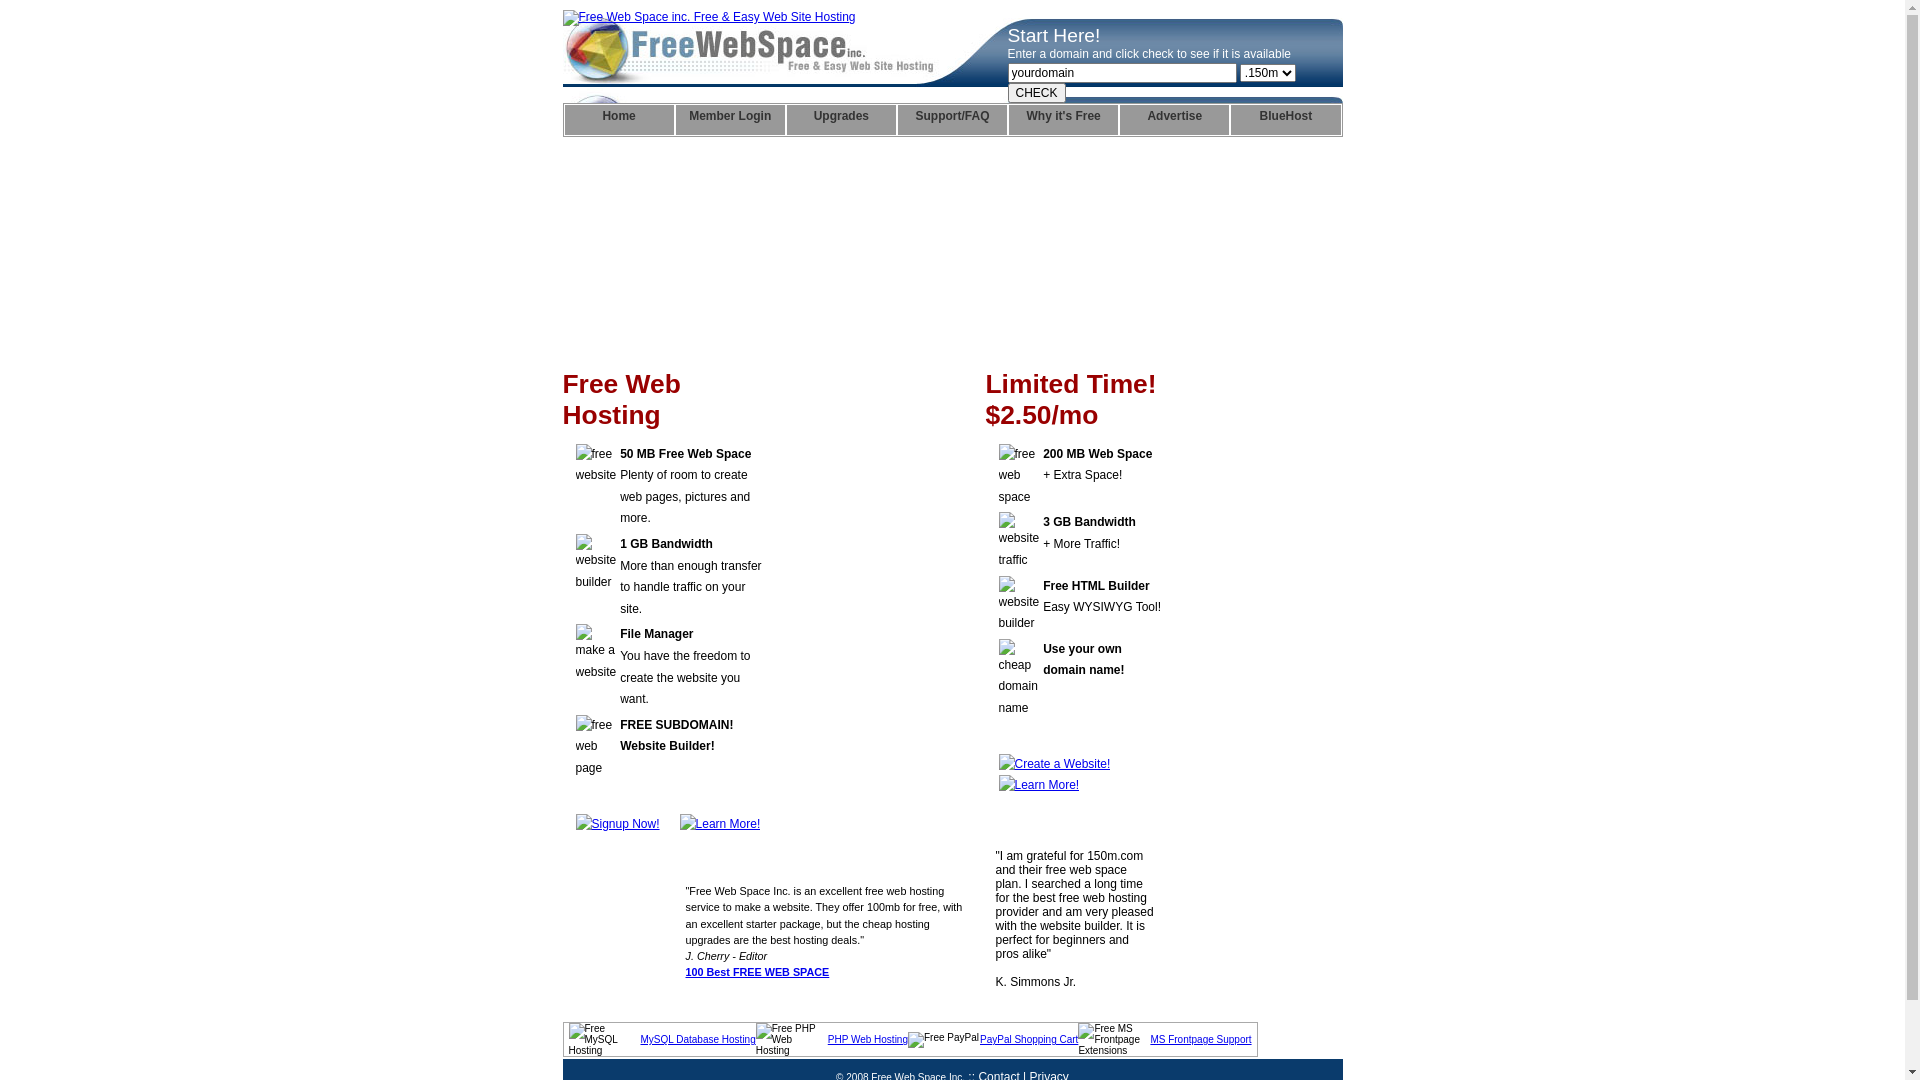 The width and height of the screenshot is (1920, 1080). What do you see at coordinates (617, 119) in the screenshot?
I see `'Home'` at bounding box center [617, 119].